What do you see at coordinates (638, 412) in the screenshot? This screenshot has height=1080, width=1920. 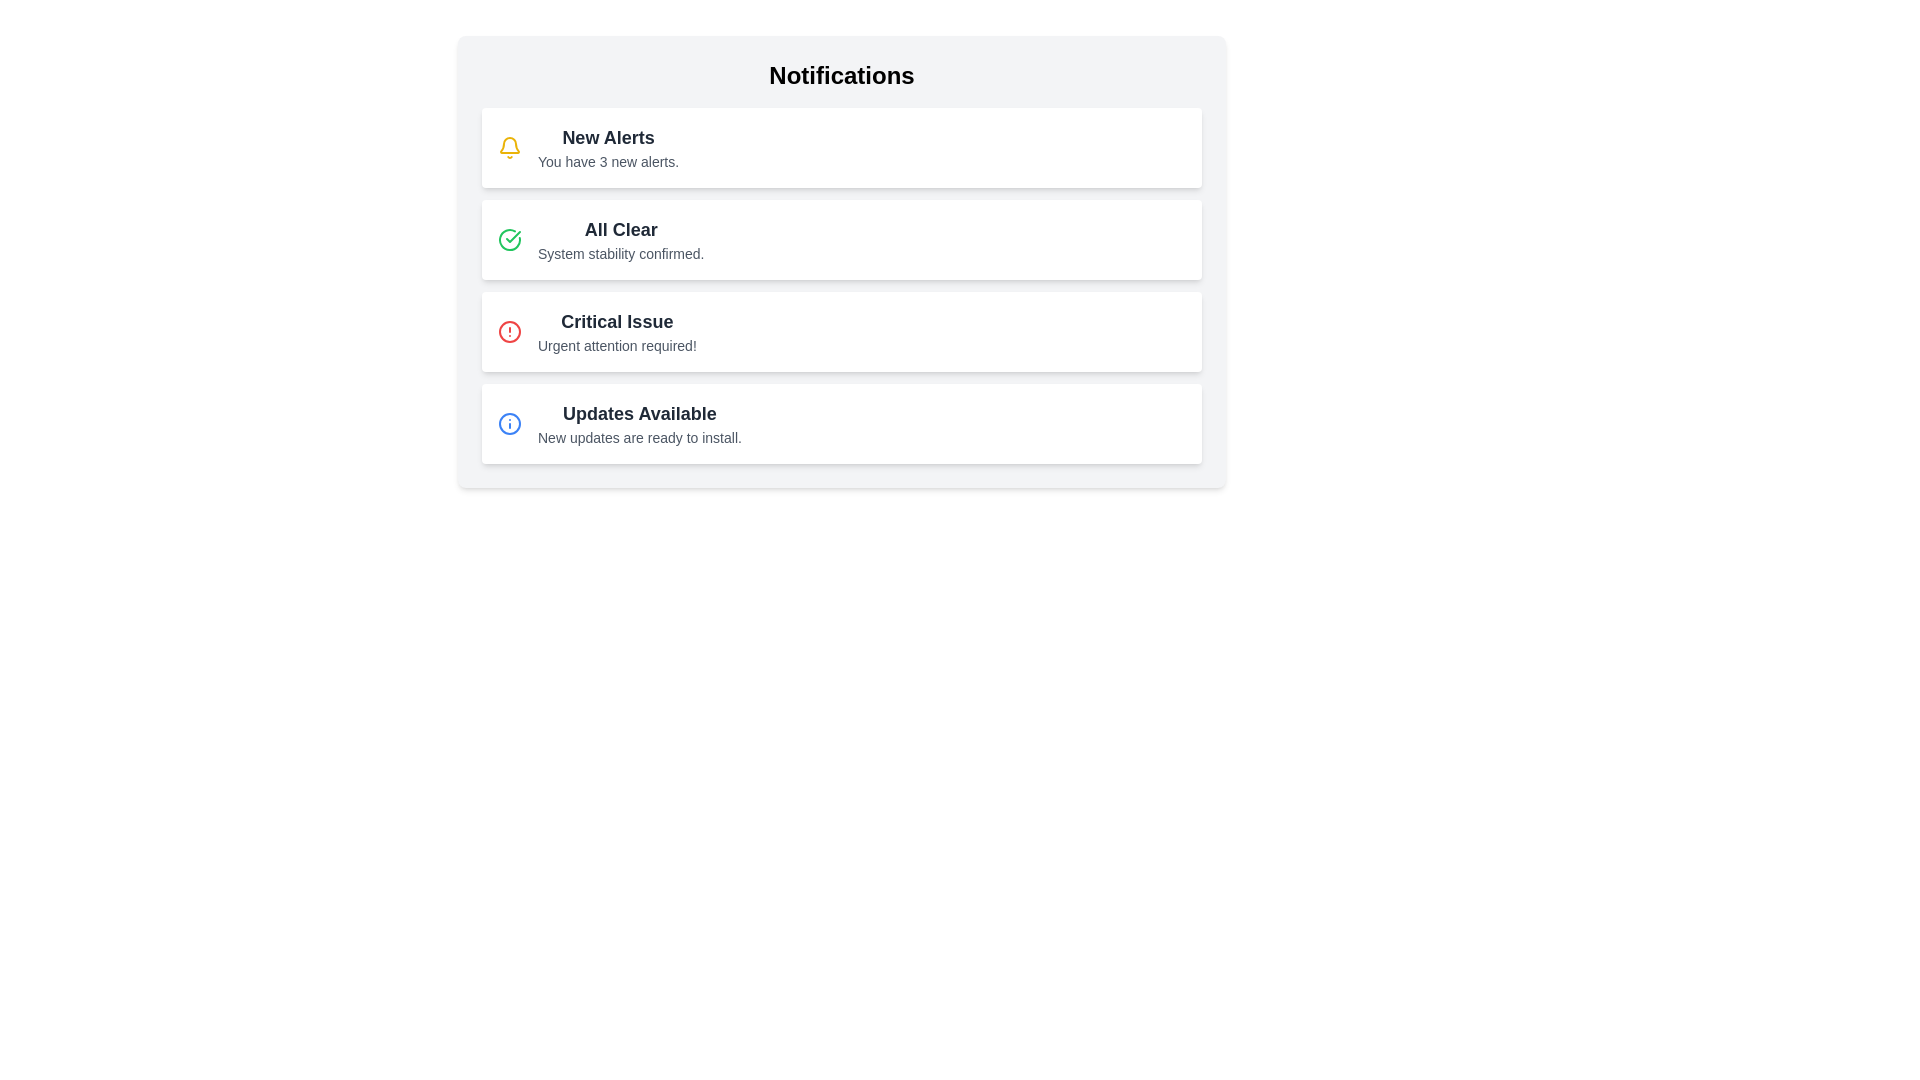 I see `the bold text label that says 'Updates Available', which is prominently displayed in the first line of the fourth notification card` at bounding box center [638, 412].